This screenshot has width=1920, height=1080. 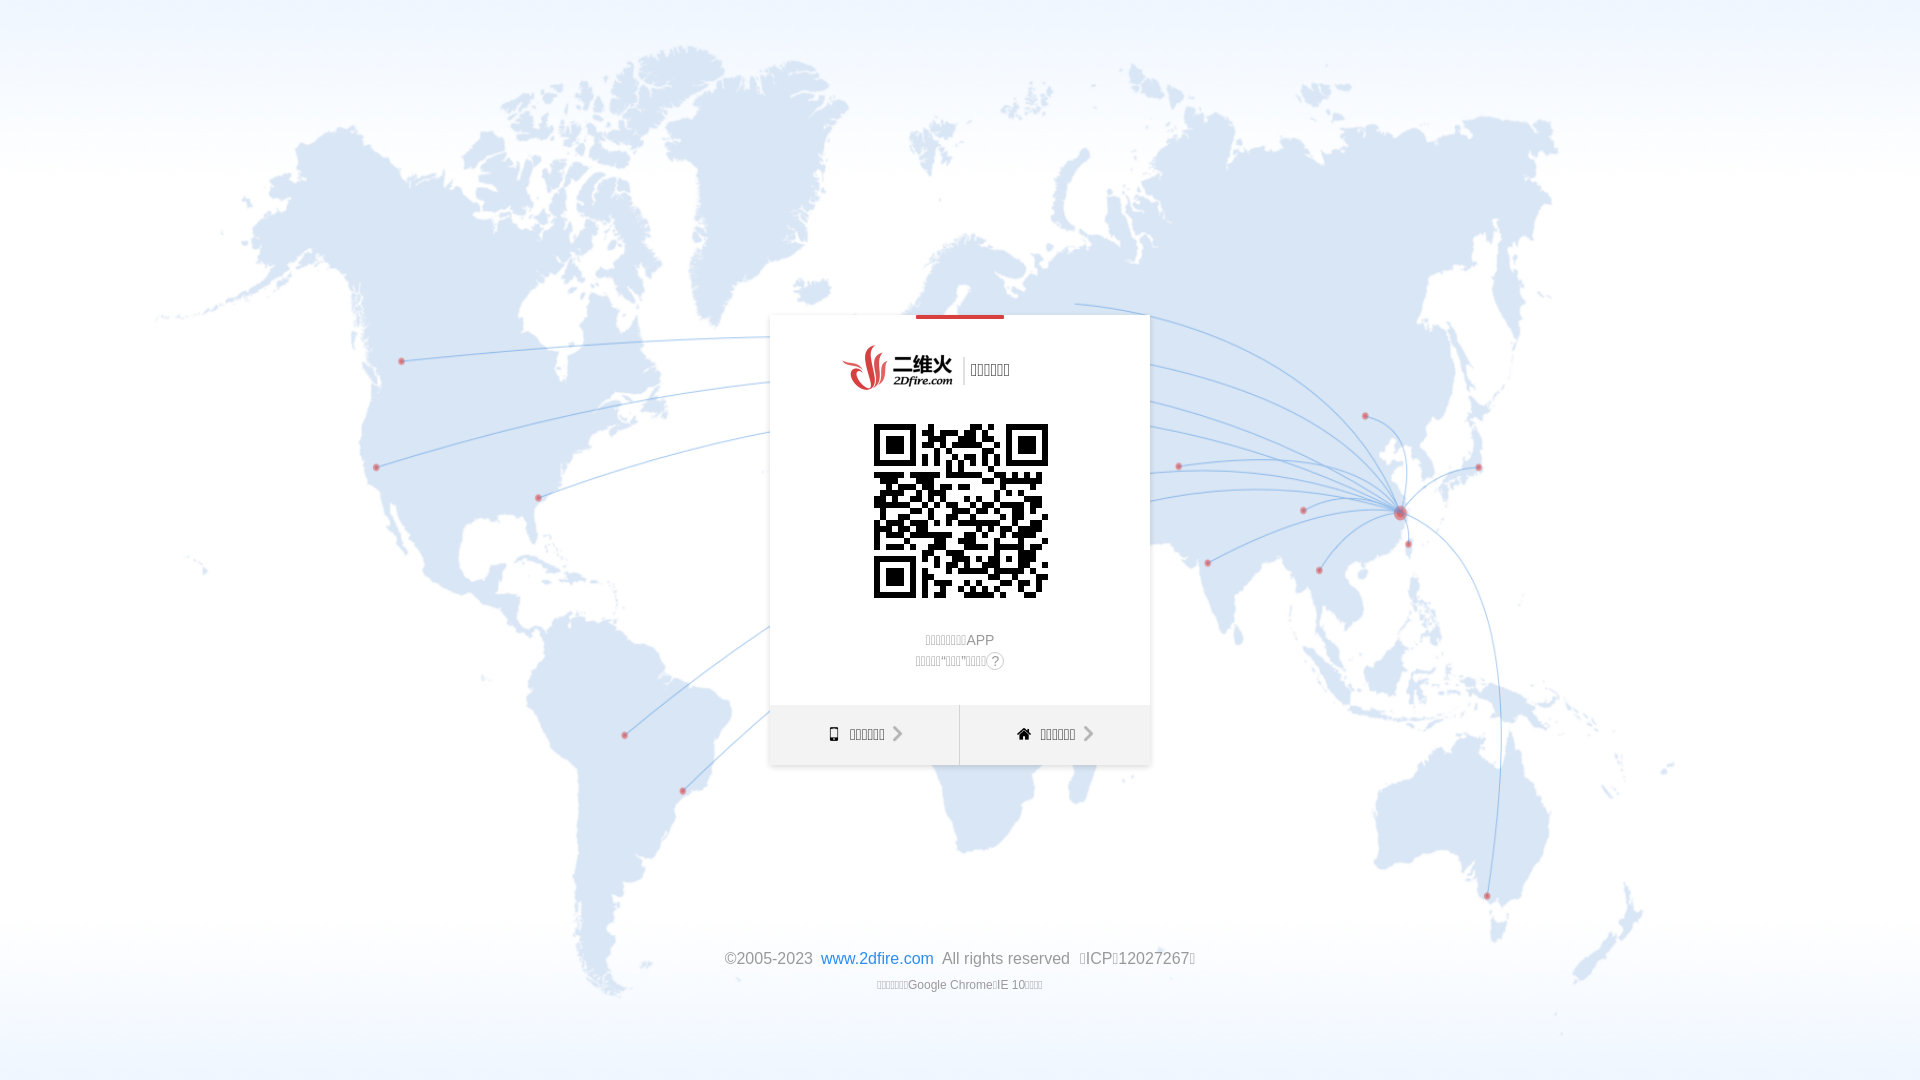 What do you see at coordinates (877, 957) in the screenshot?
I see `'www.2dfire.com'` at bounding box center [877, 957].